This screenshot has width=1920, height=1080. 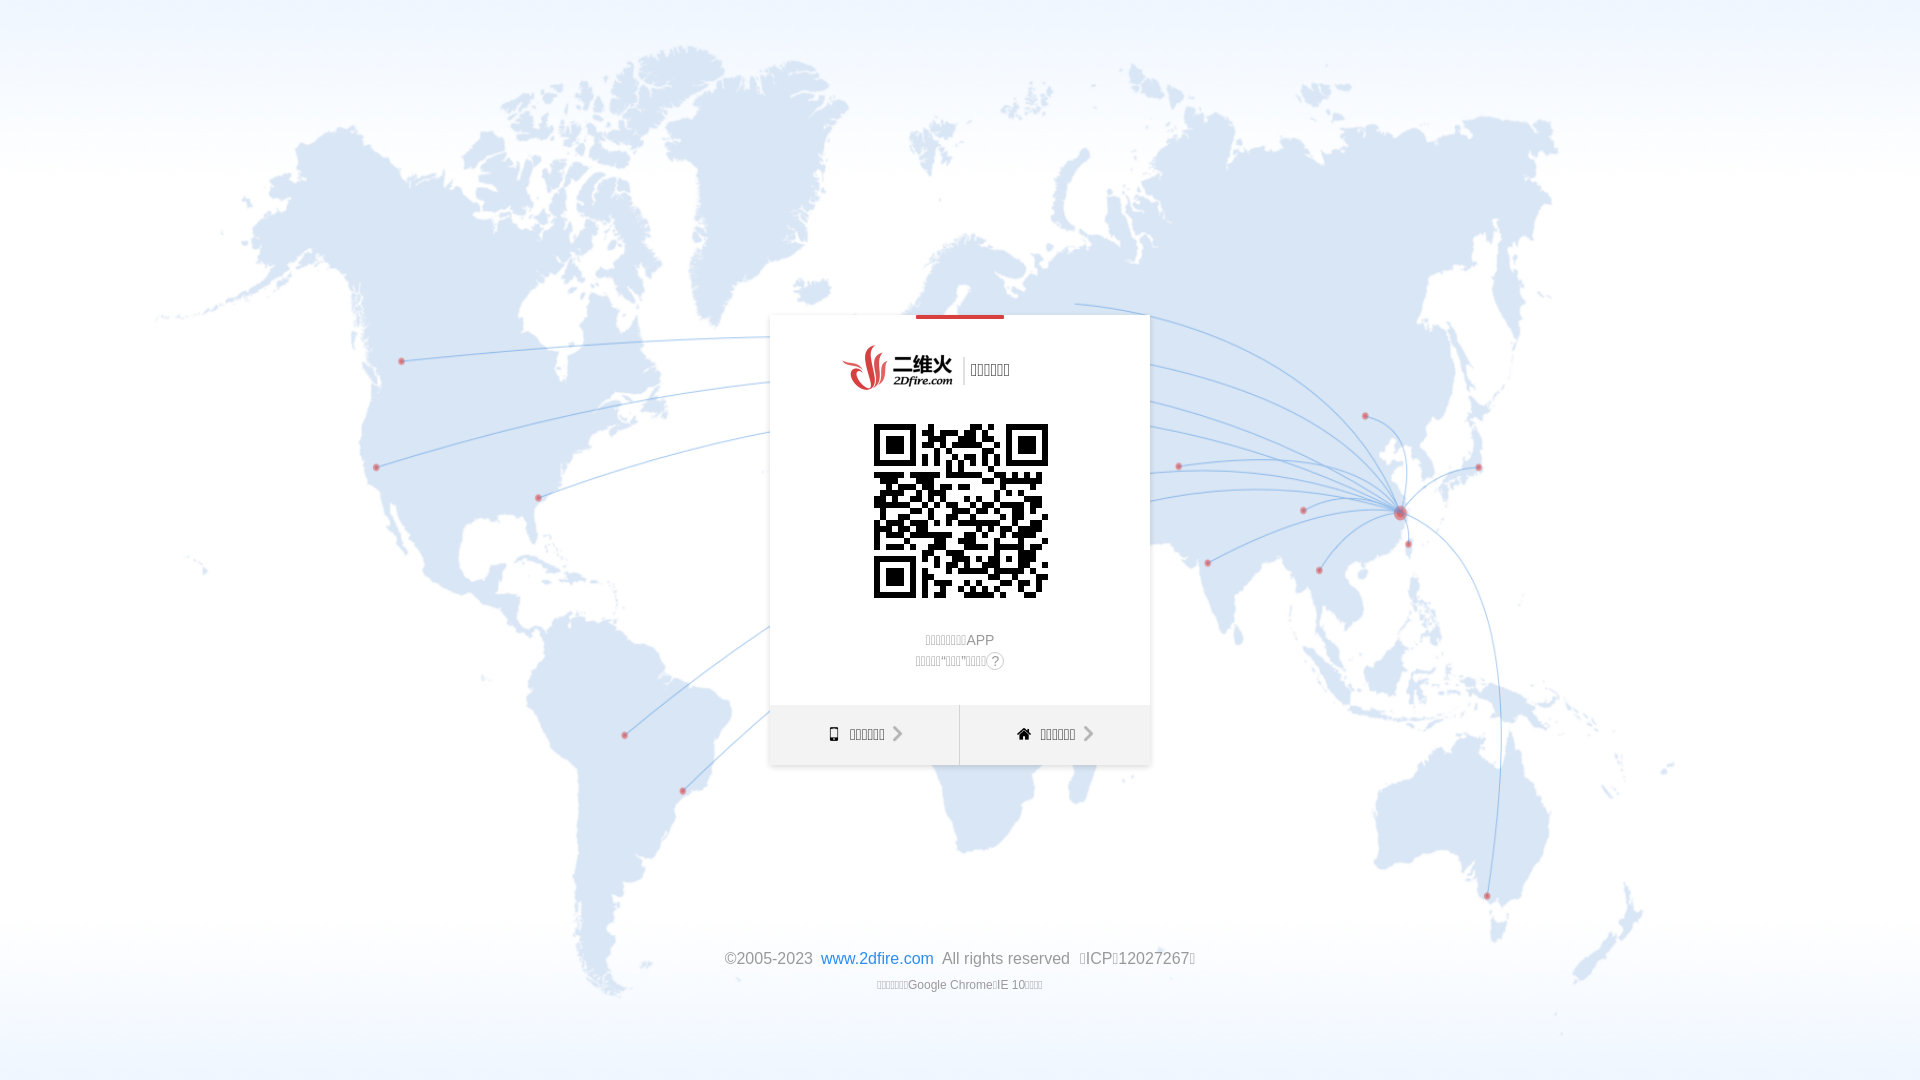 What do you see at coordinates (877, 957) in the screenshot?
I see `'www.2dfire.com'` at bounding box center [877, 957].